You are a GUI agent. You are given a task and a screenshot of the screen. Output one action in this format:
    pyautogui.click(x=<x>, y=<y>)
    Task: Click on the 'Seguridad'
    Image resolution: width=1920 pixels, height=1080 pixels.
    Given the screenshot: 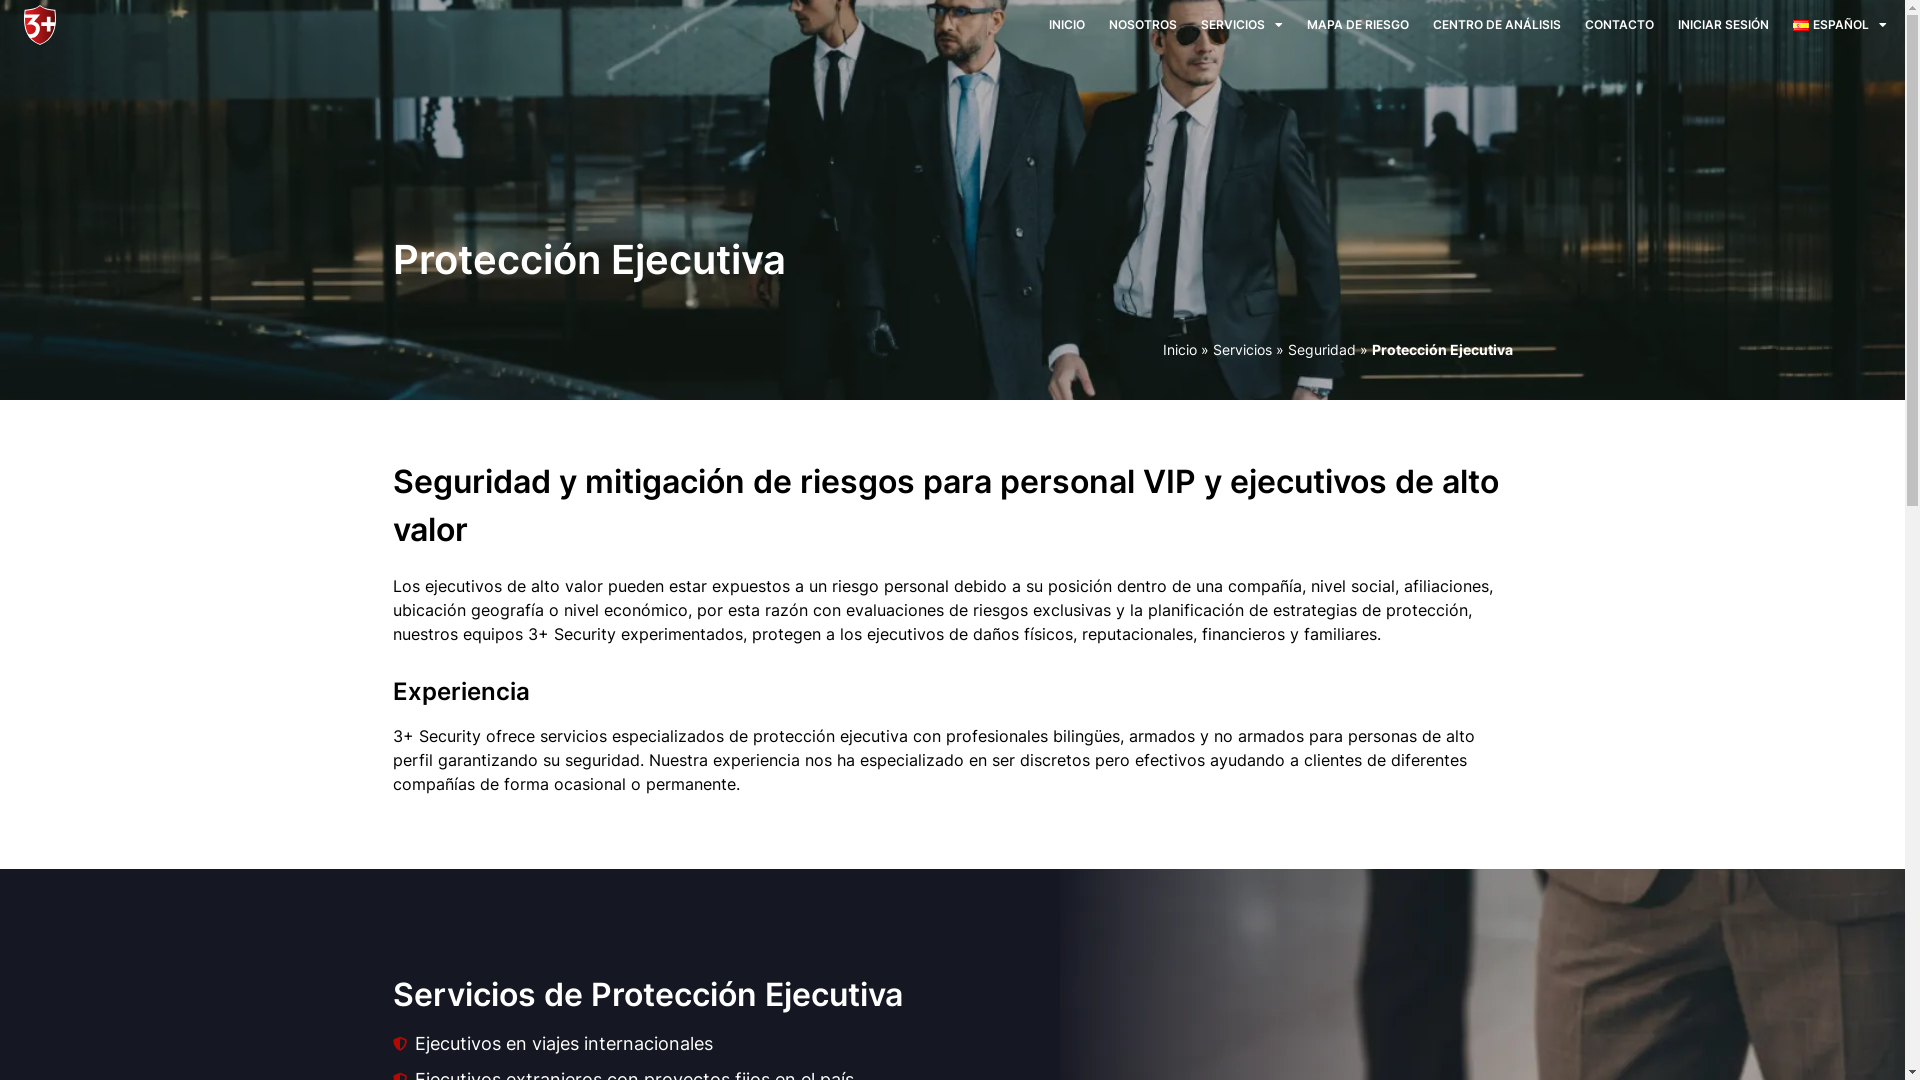 What is the action you would take?
    pyautogui.click(x=1321, y=349)
    